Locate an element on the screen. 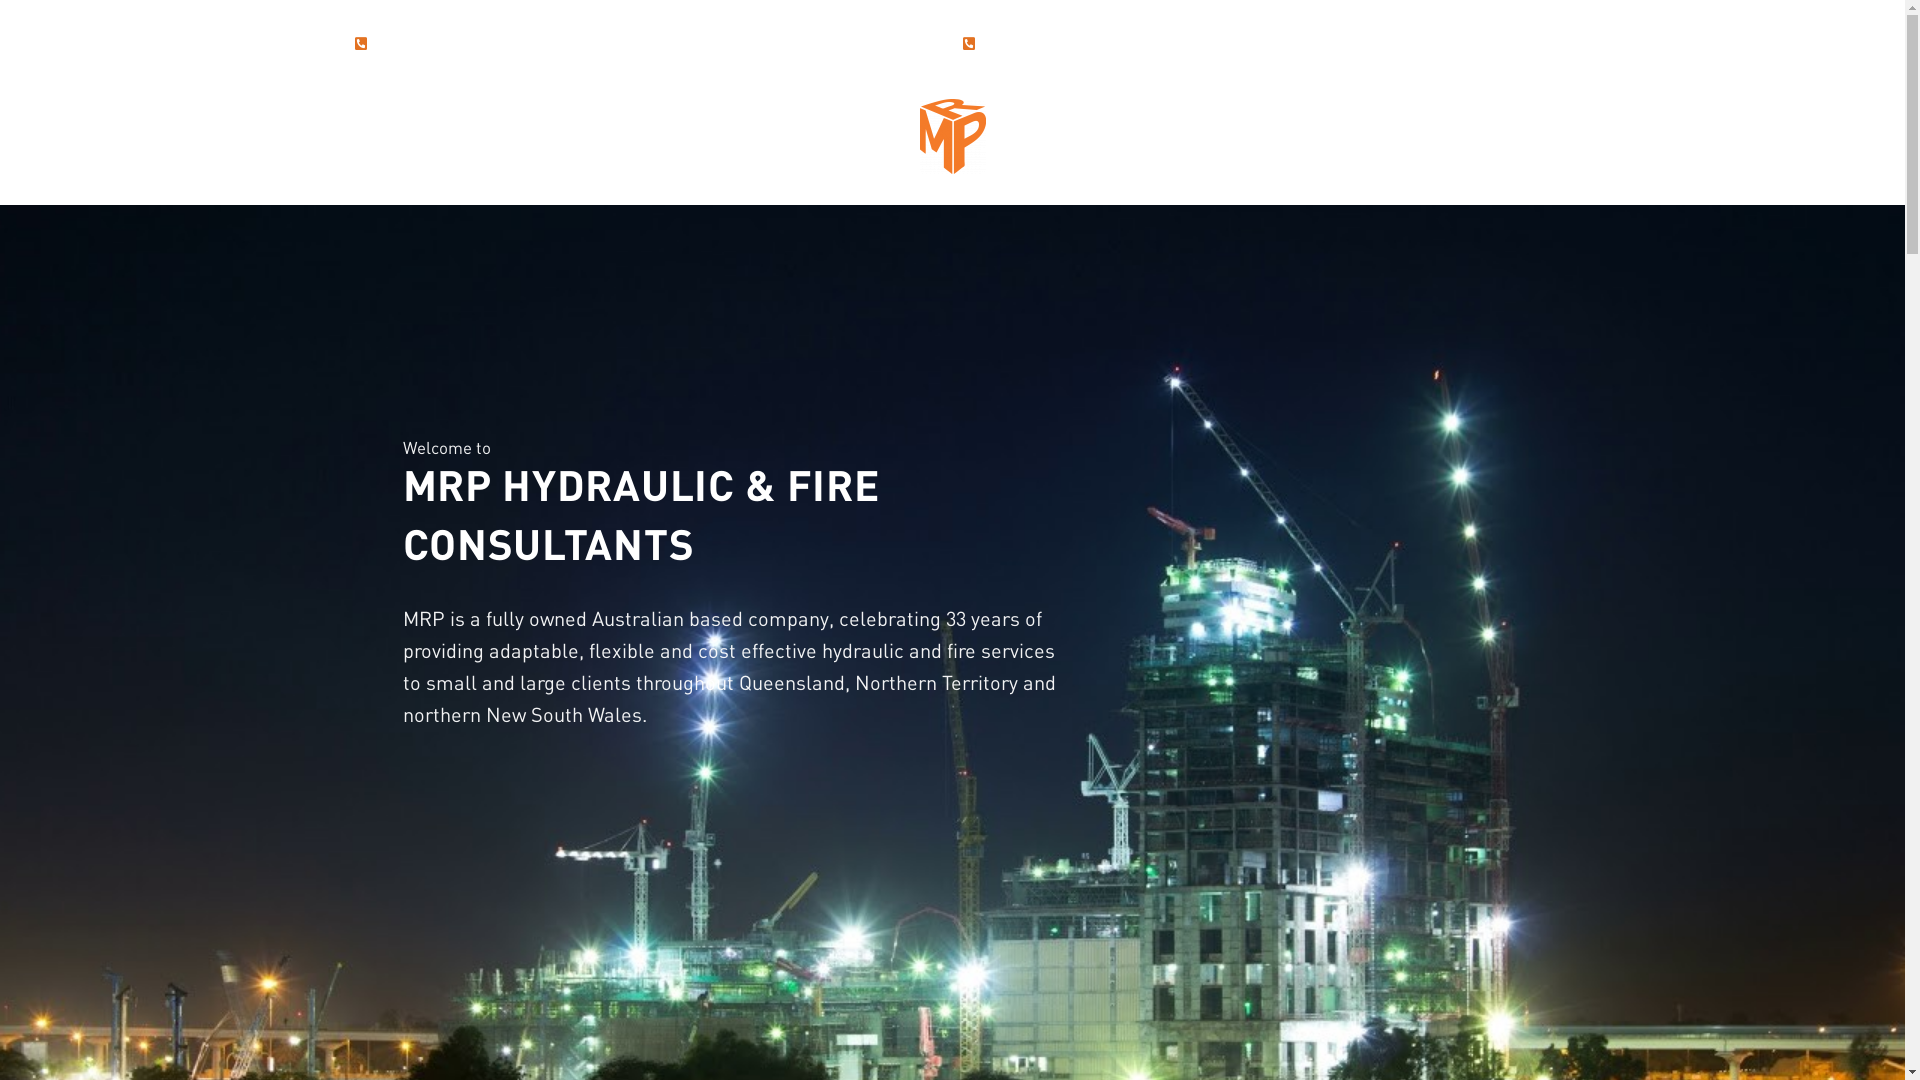  'MRP Home' is located at coordinates (952, 135).